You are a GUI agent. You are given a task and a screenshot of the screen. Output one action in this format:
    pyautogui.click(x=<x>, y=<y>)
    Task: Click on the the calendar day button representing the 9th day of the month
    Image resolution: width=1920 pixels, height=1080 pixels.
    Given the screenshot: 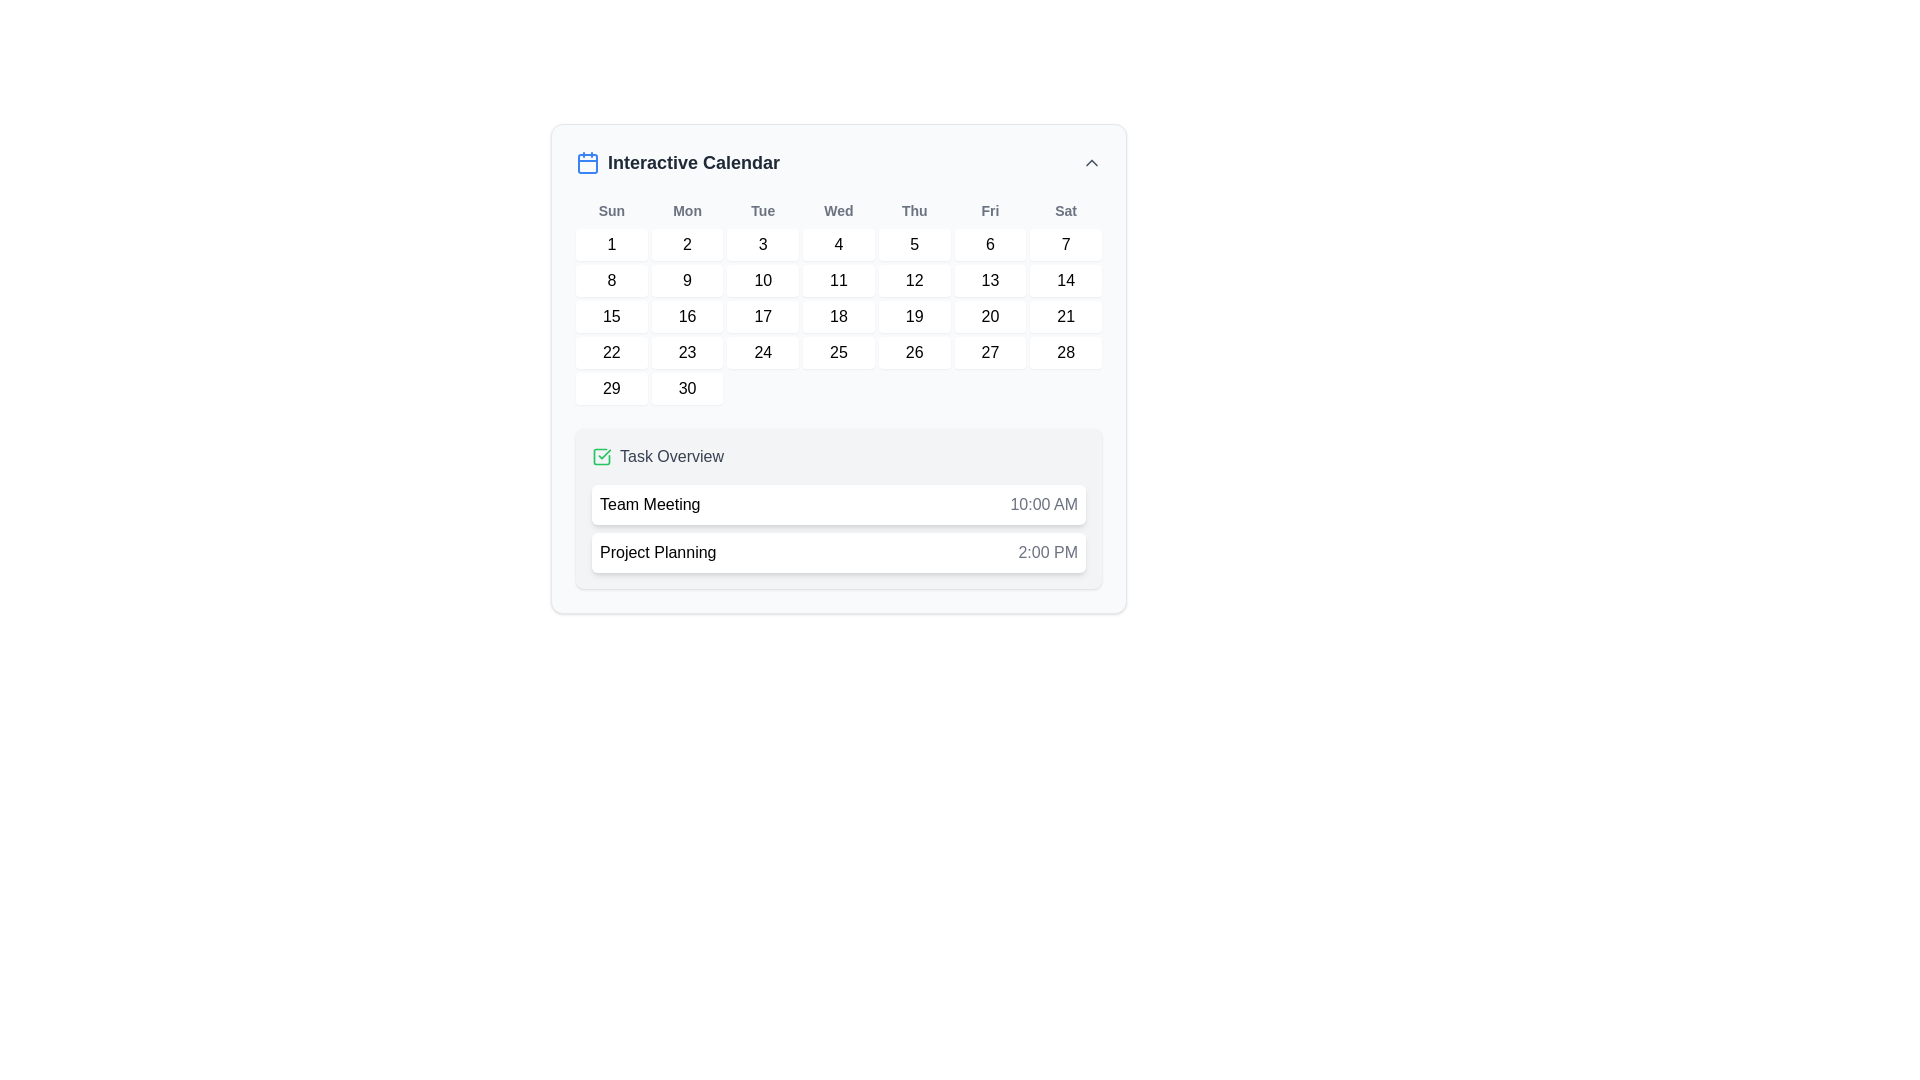 What is the action you would take?
    pyautogui.click(x=687, y=281)
    